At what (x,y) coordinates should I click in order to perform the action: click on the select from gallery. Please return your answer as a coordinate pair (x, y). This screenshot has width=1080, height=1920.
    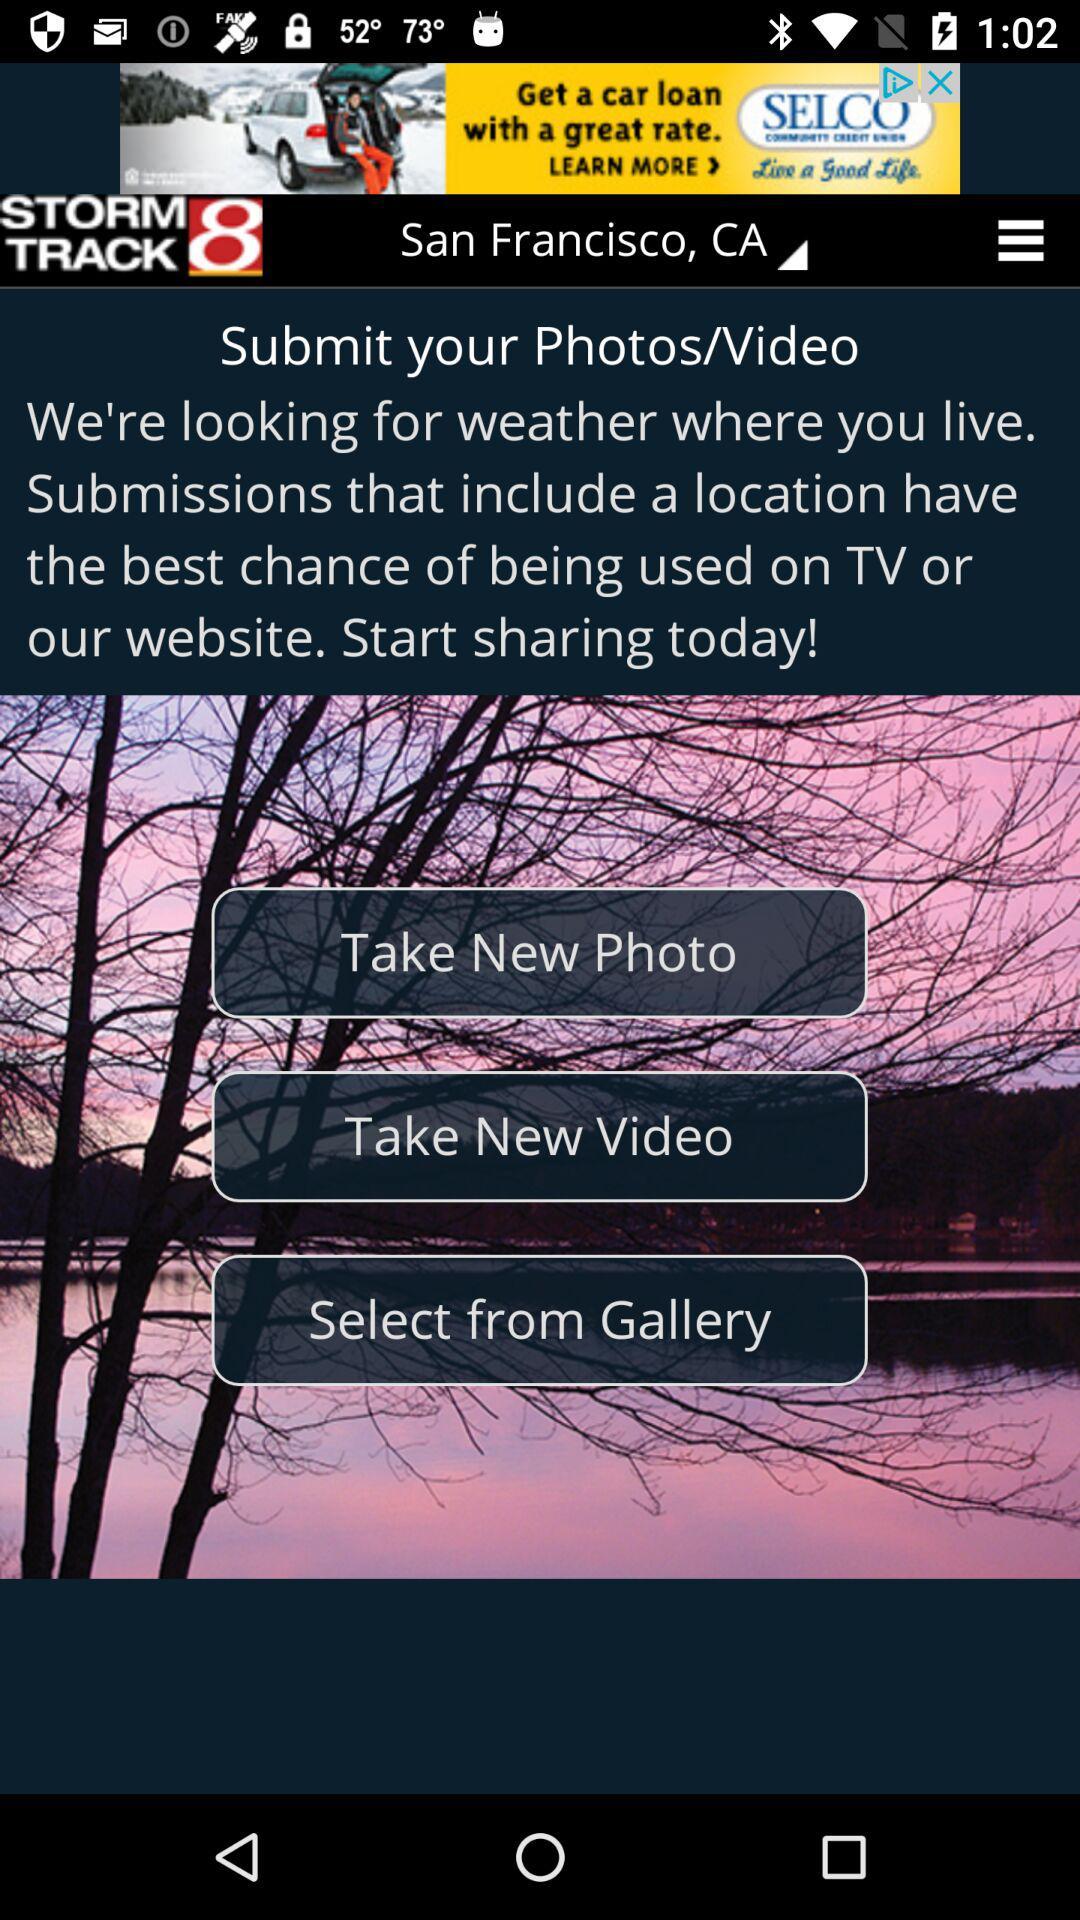
    Looking at the image, I should click on (538, 1320).